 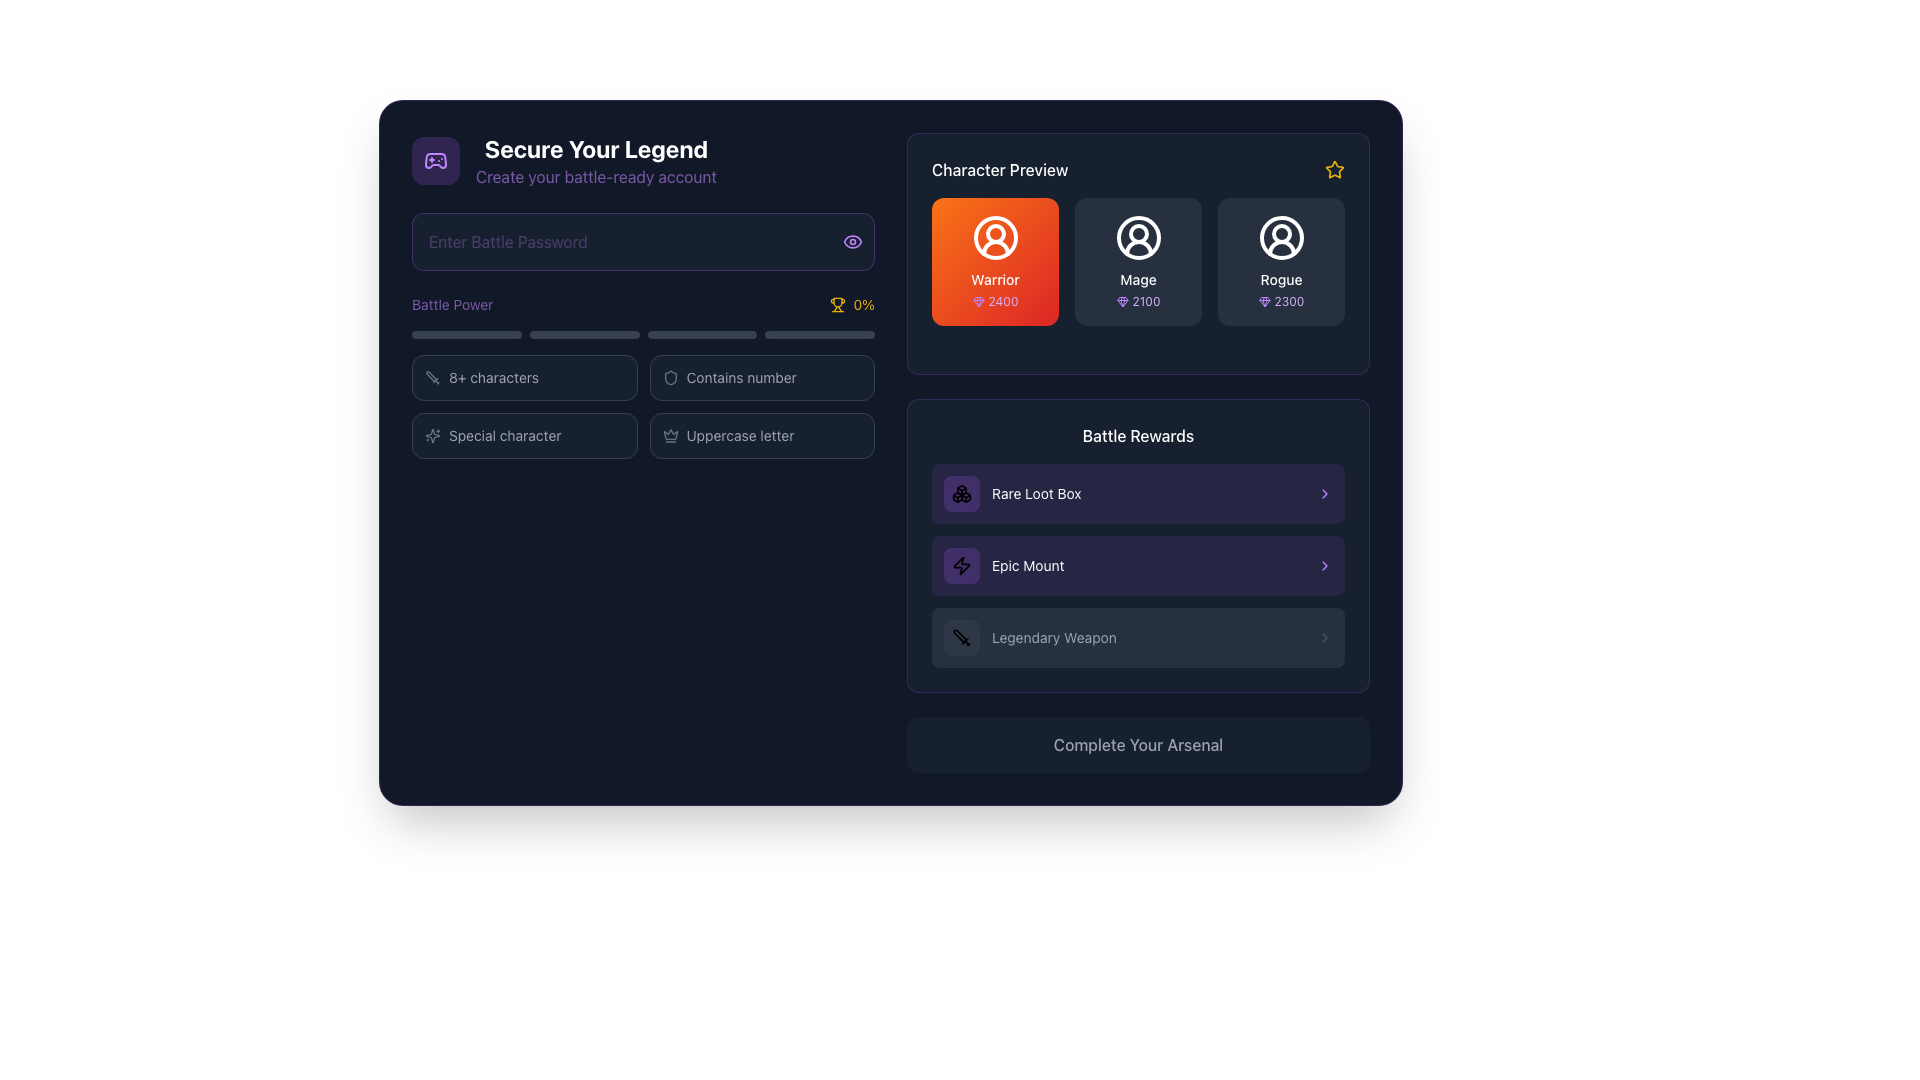 I want to click on the Text label displaying 'Legendary Weapon' next to the sword icon, located in the 'Battle Rewards' section beneath the 'Epic Mount' label, so click(x=1030, y=637).